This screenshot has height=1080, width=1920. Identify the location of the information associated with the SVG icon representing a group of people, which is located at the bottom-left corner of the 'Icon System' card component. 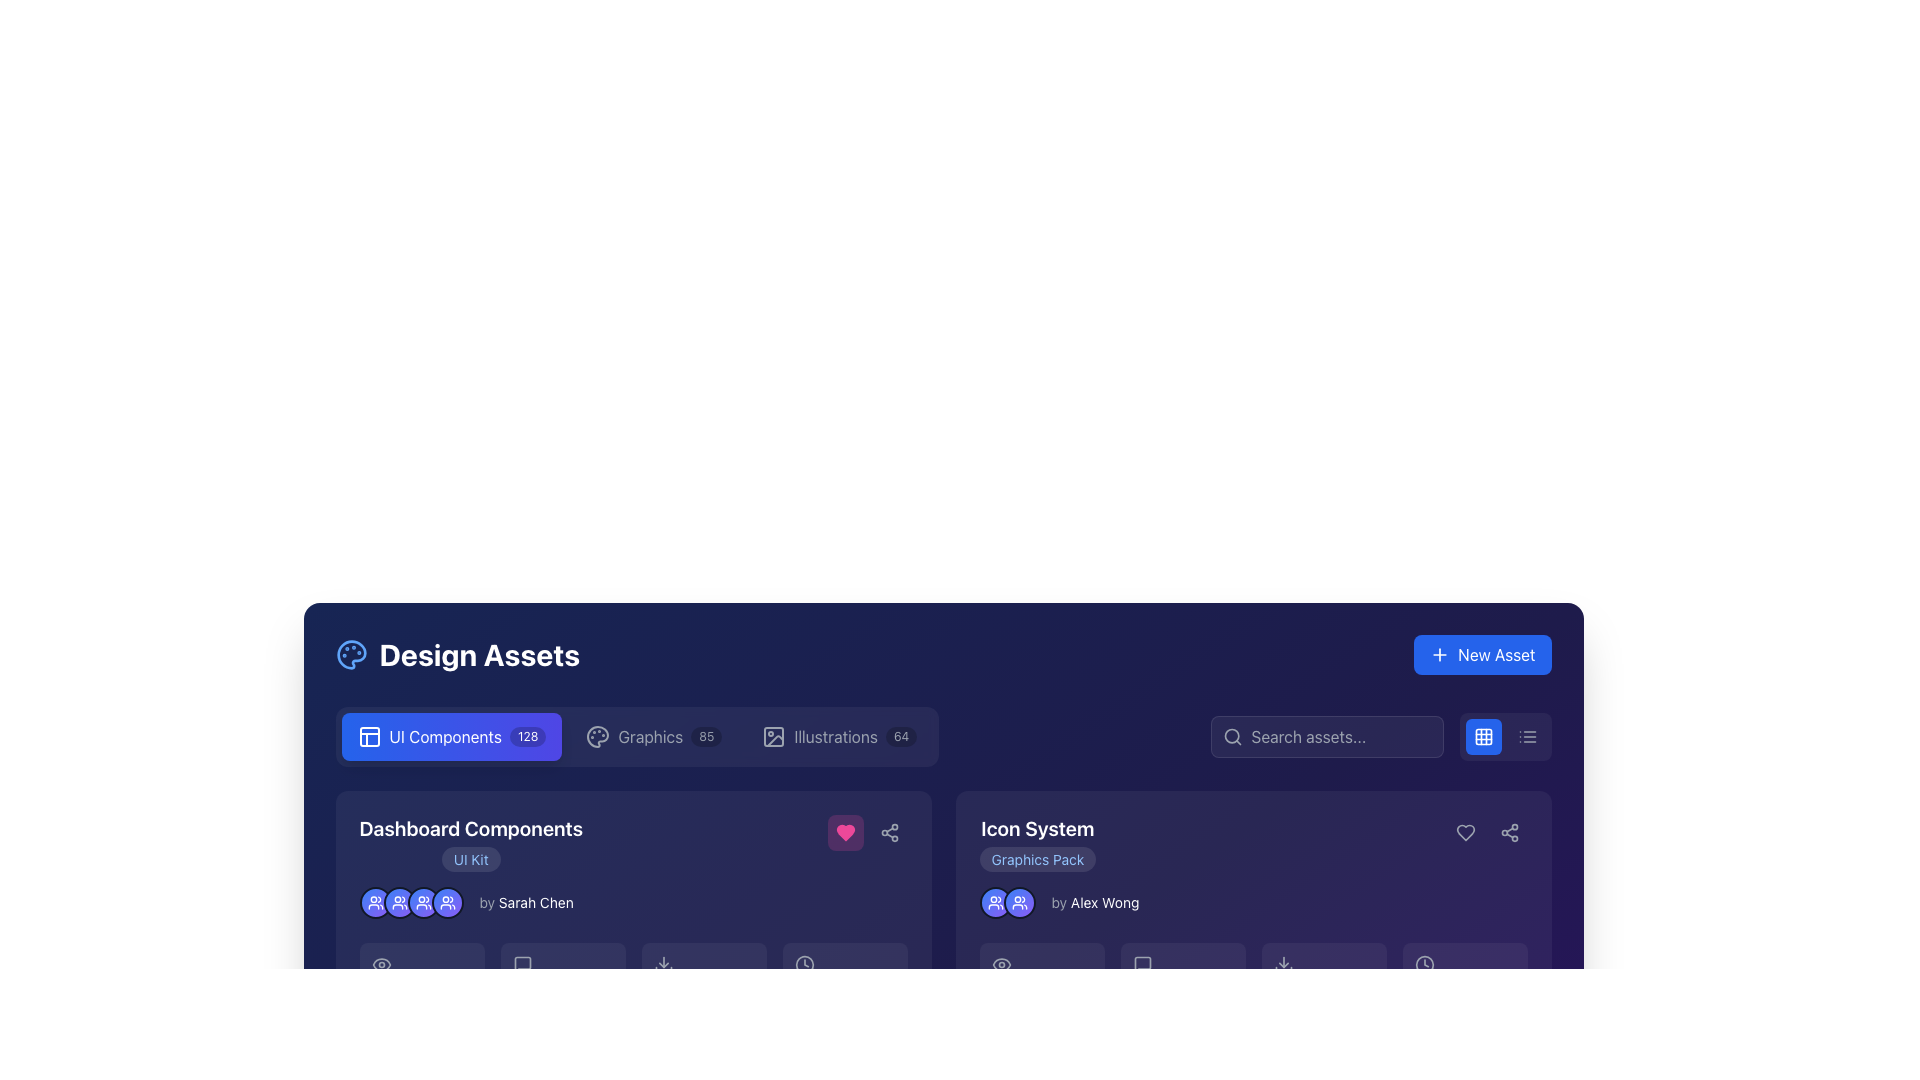
(995, 902).